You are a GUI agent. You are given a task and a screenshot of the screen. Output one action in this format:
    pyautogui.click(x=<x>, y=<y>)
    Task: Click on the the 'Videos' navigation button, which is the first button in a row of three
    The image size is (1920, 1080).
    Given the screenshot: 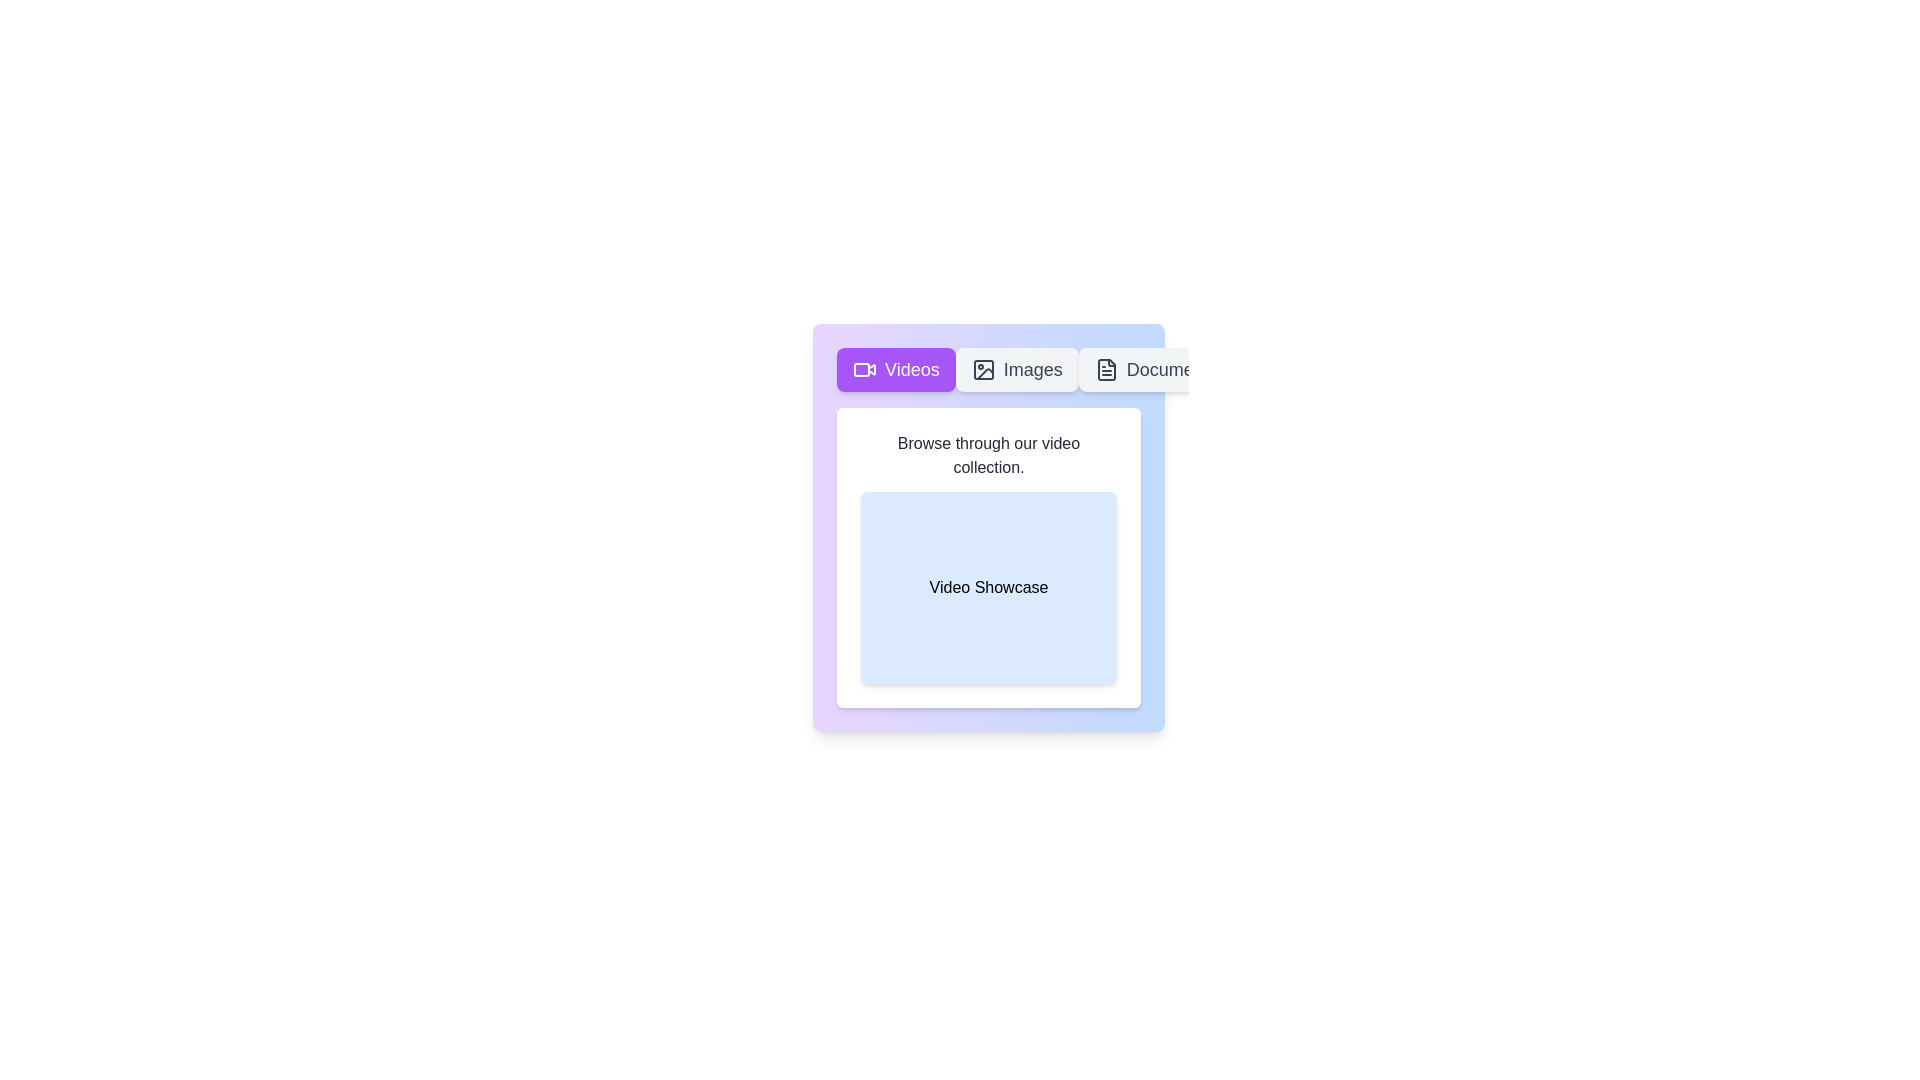 What is the action you would take?
    pyautogui.click(x=895, y=370)
    